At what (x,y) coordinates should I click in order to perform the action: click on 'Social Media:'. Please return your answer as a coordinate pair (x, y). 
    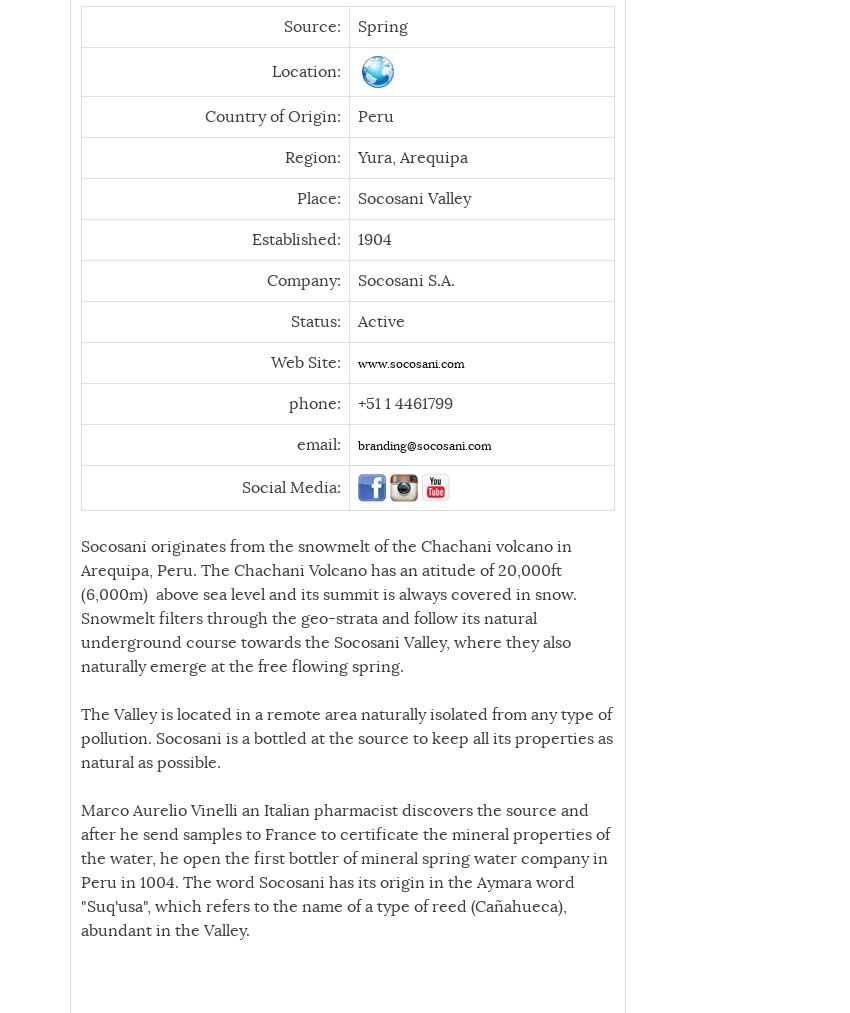
    Looking at the image, I should click on (205, 486).